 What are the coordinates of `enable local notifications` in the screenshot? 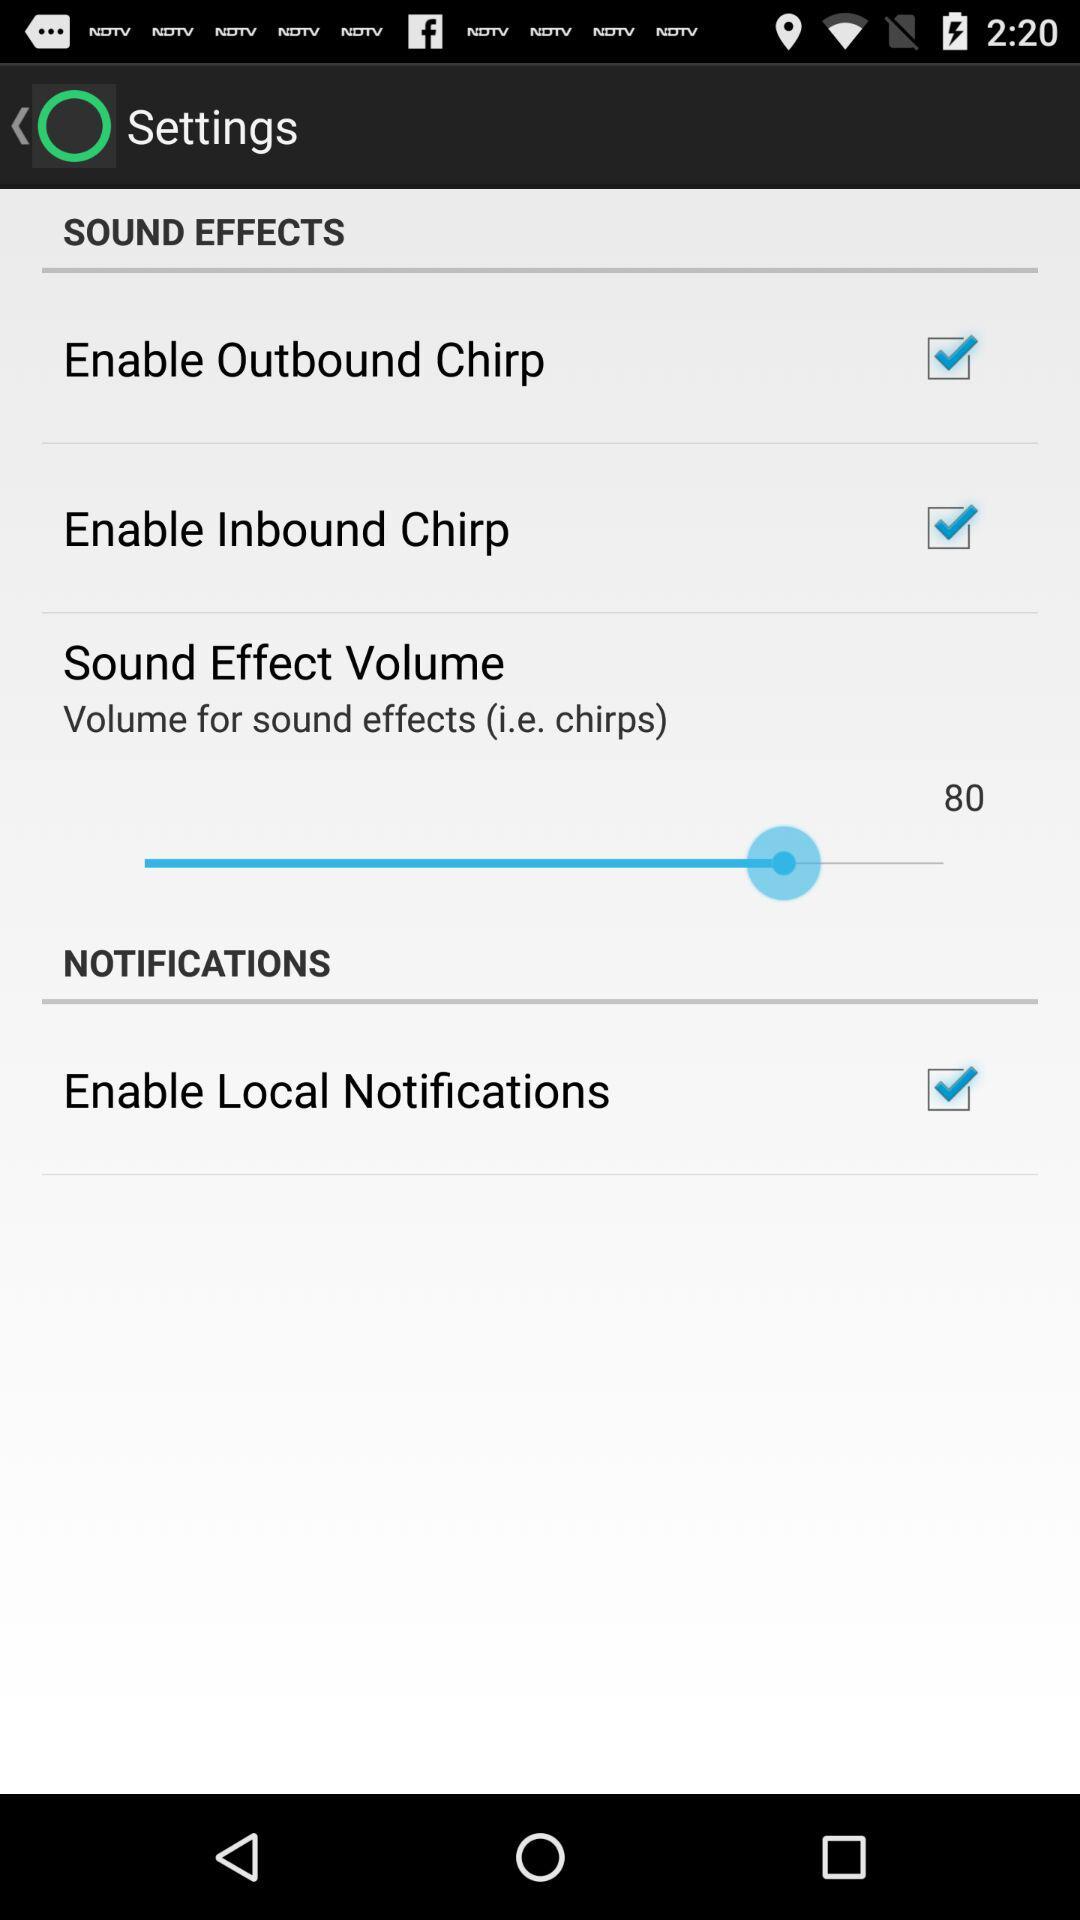 It's located at (335, 1088).